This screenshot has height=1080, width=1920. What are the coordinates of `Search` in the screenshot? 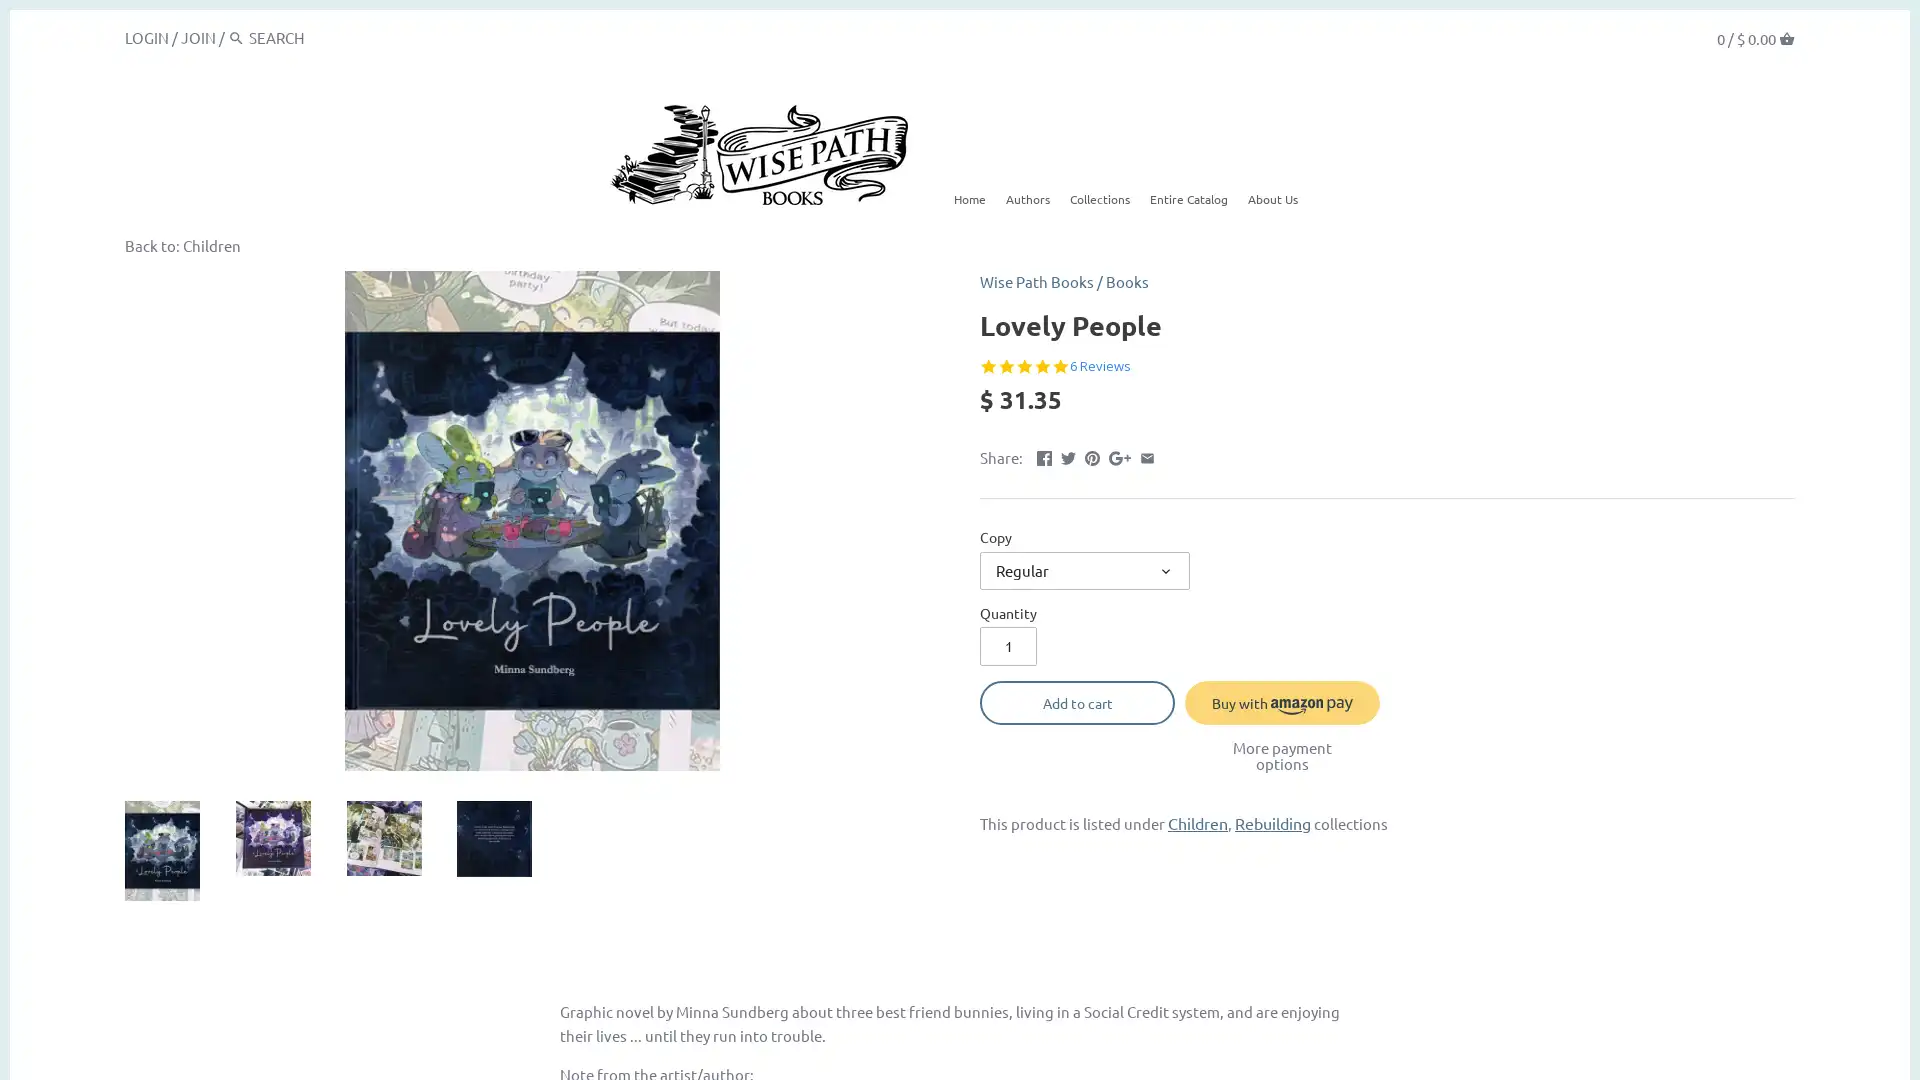 It's located at (236, 37).